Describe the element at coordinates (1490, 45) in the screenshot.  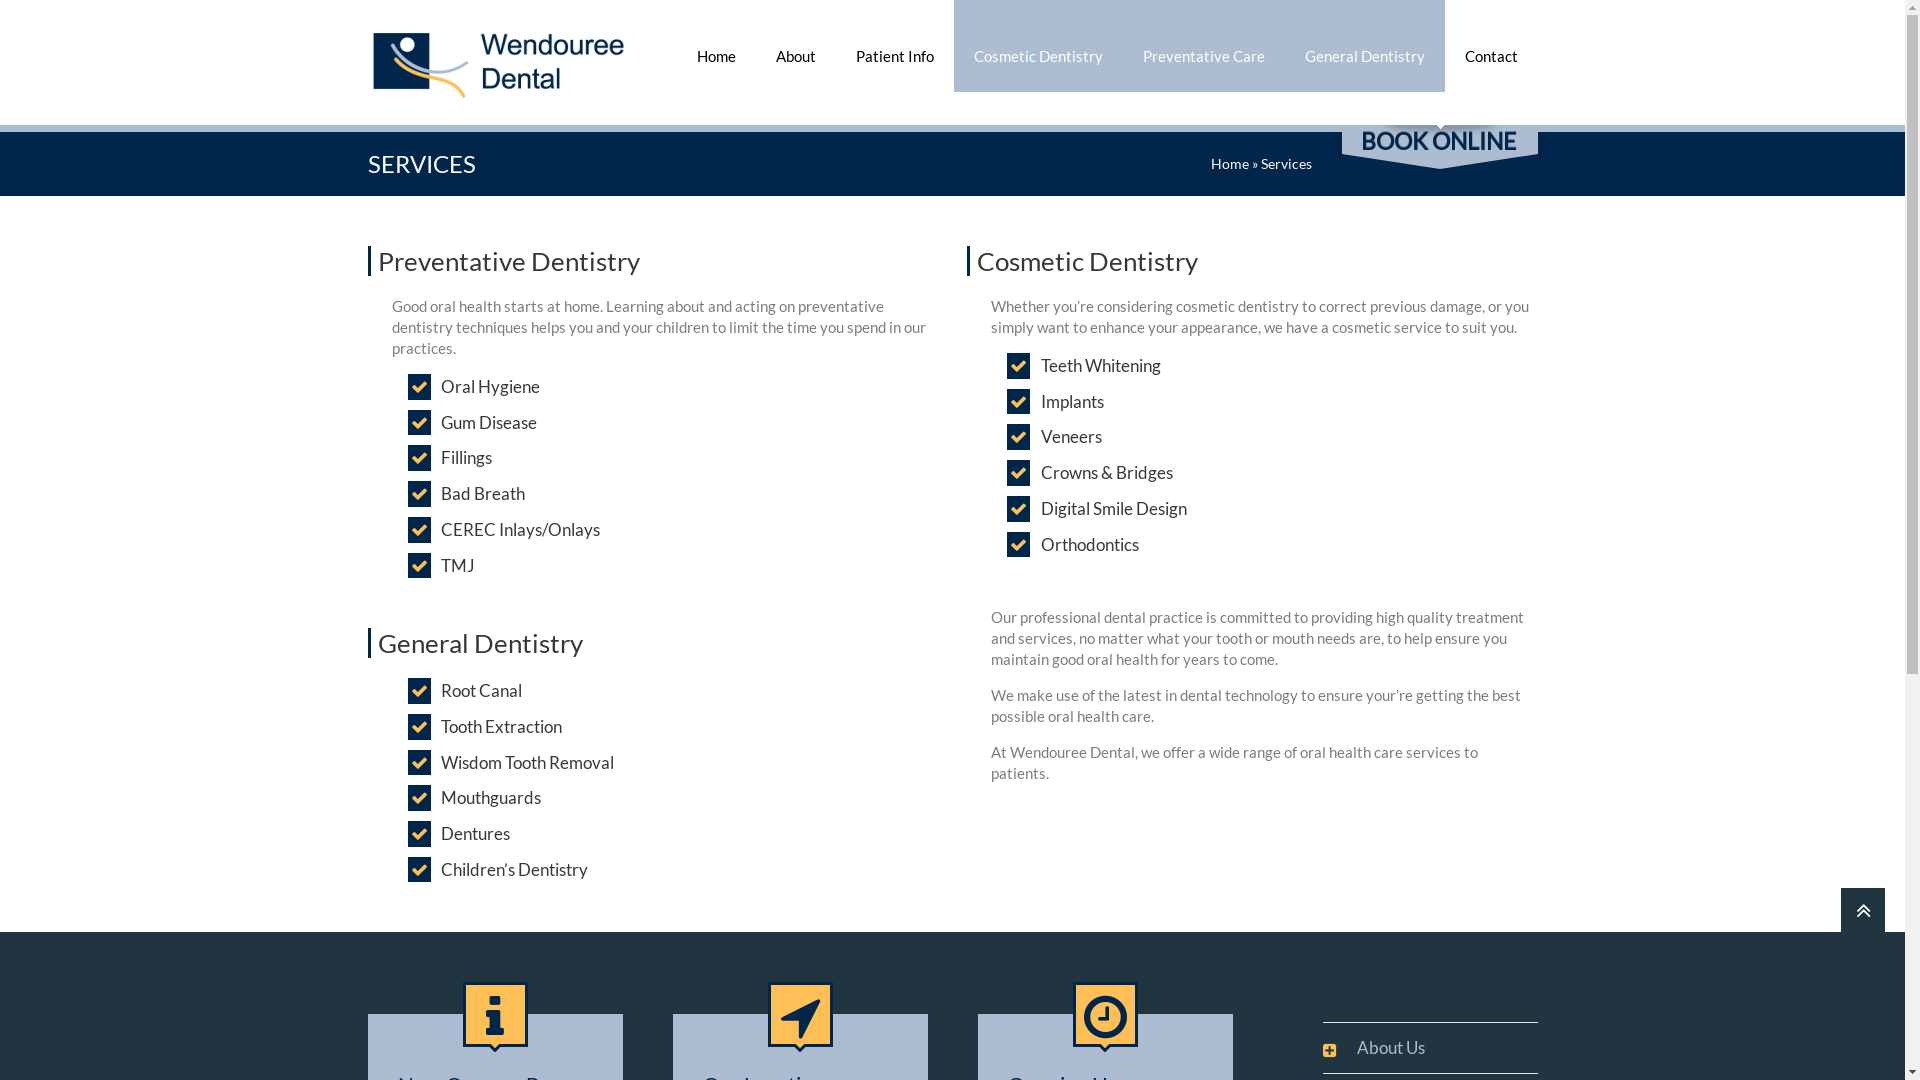
I see `'Contact'` at that location.